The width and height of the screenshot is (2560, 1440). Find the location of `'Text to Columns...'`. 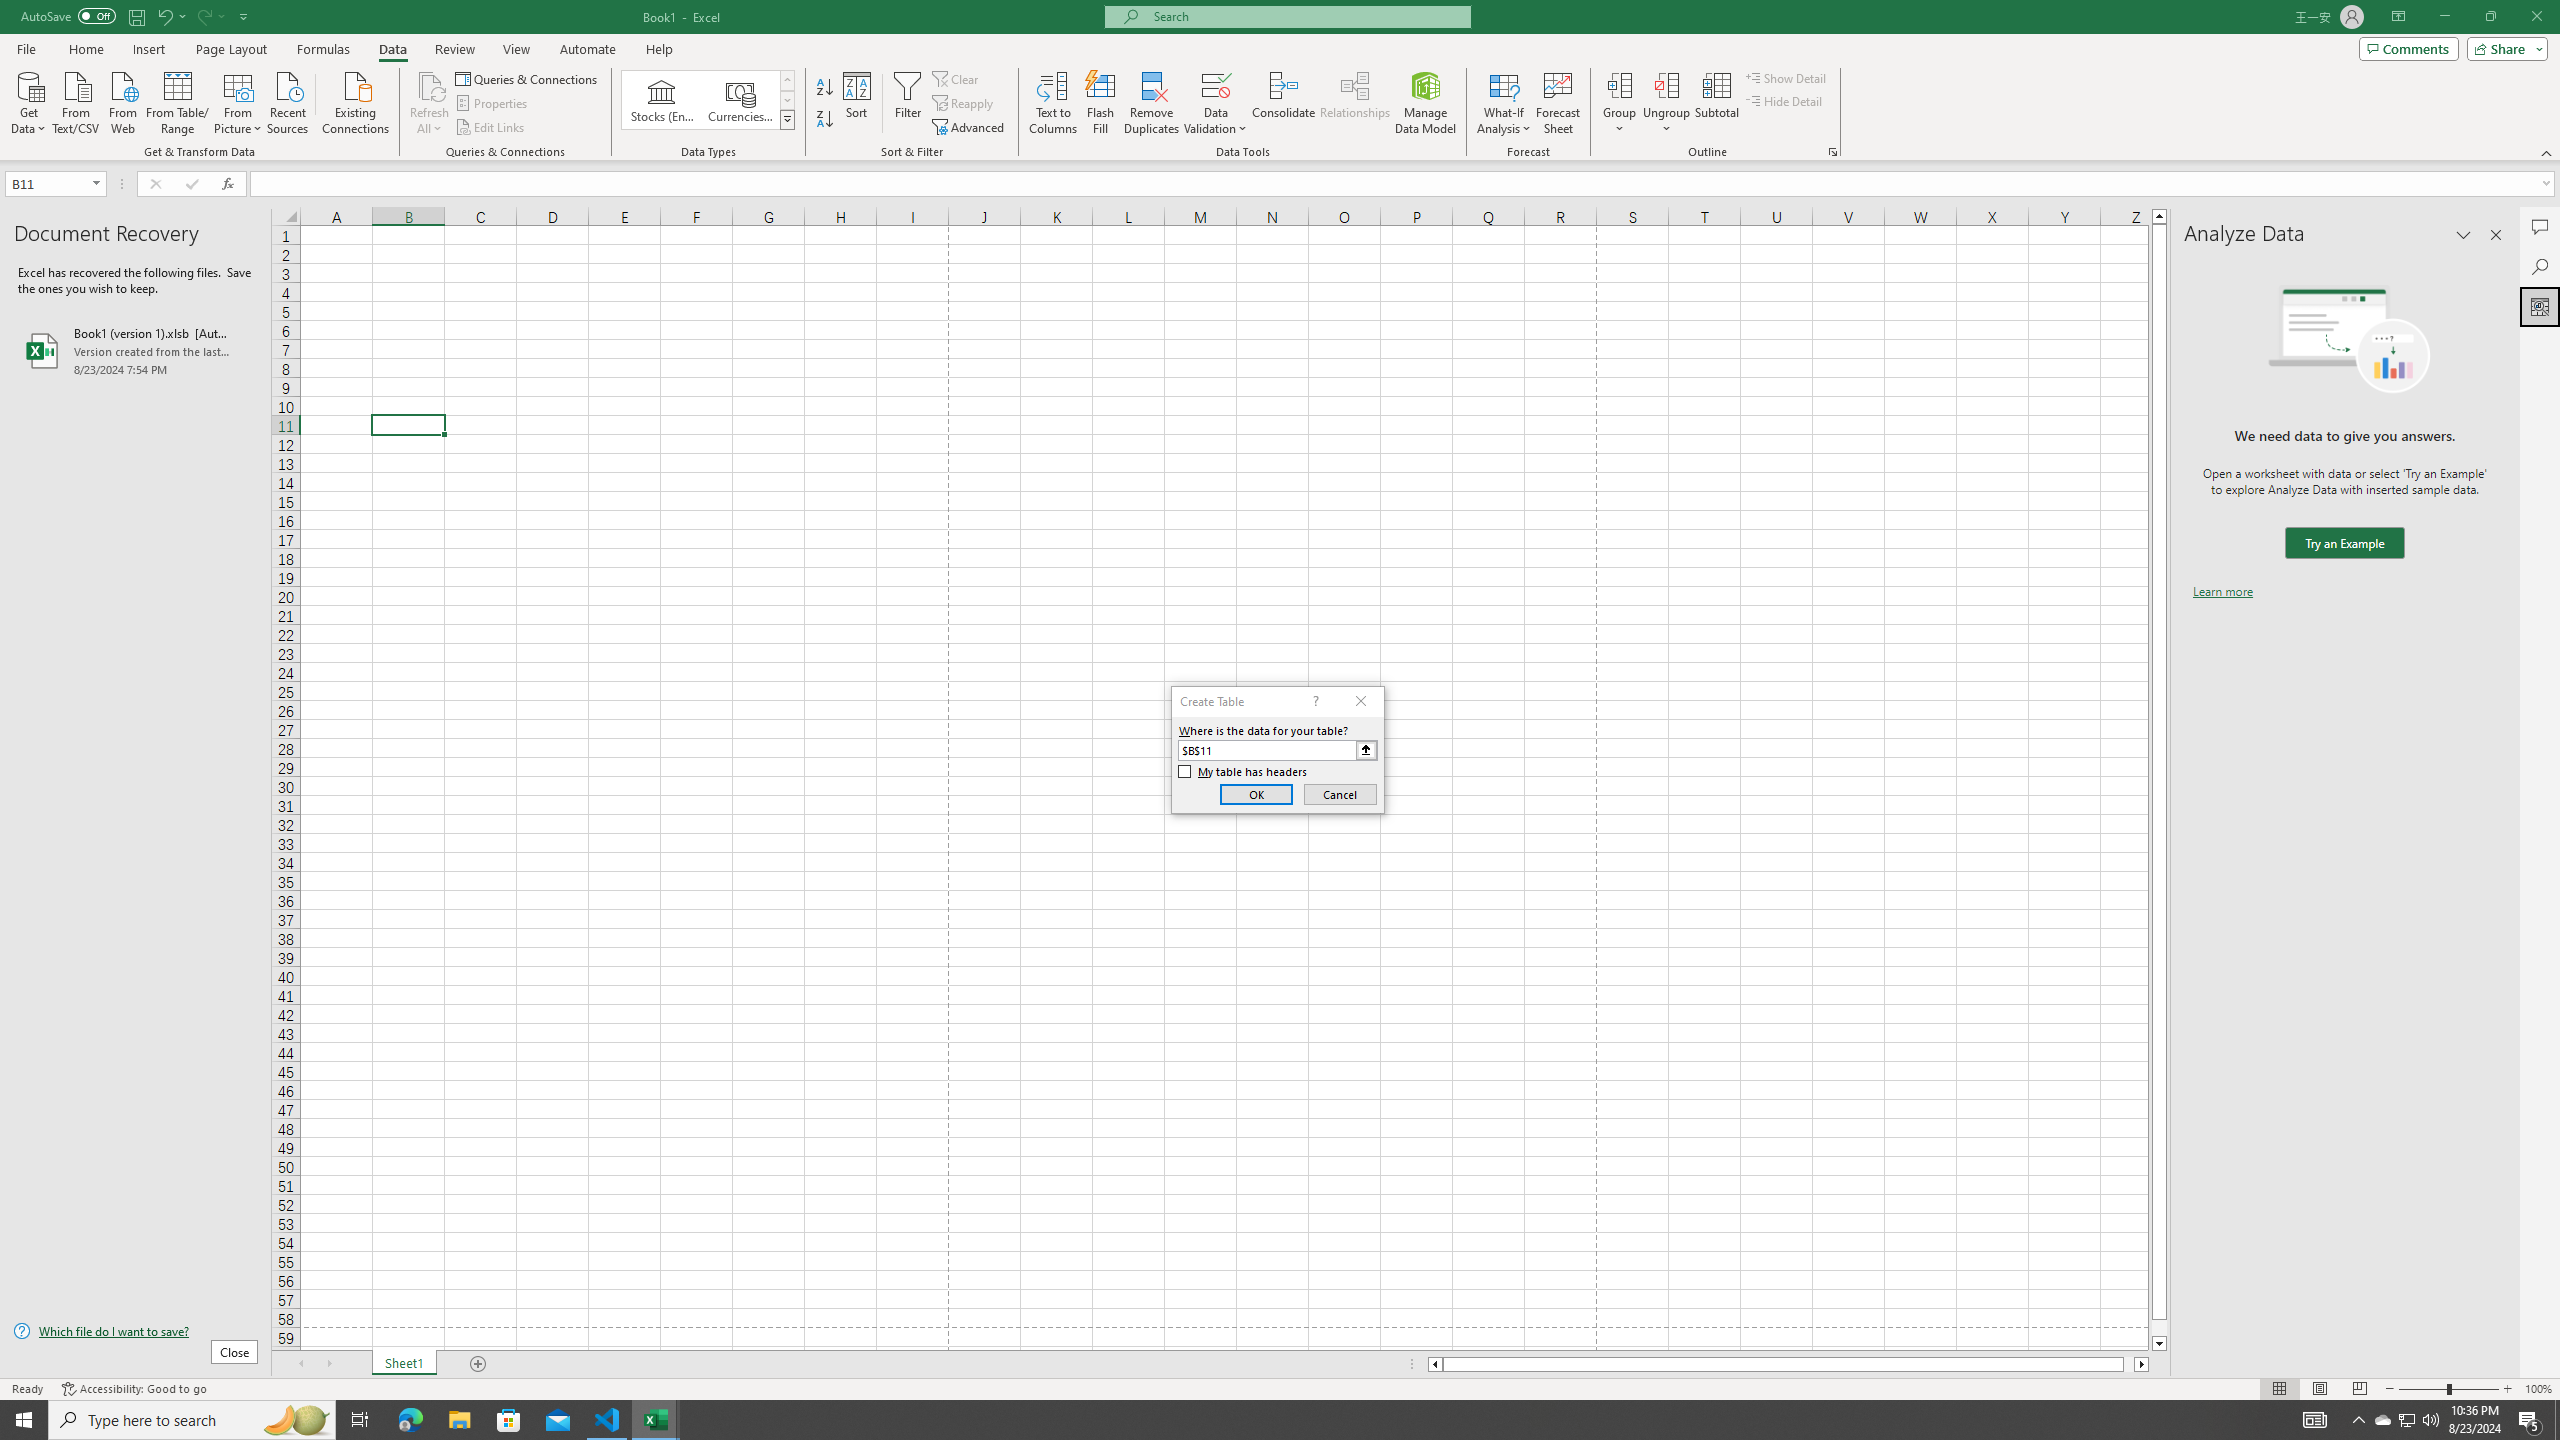

'Text to Columns...' is located at coordinates (1052, 103).